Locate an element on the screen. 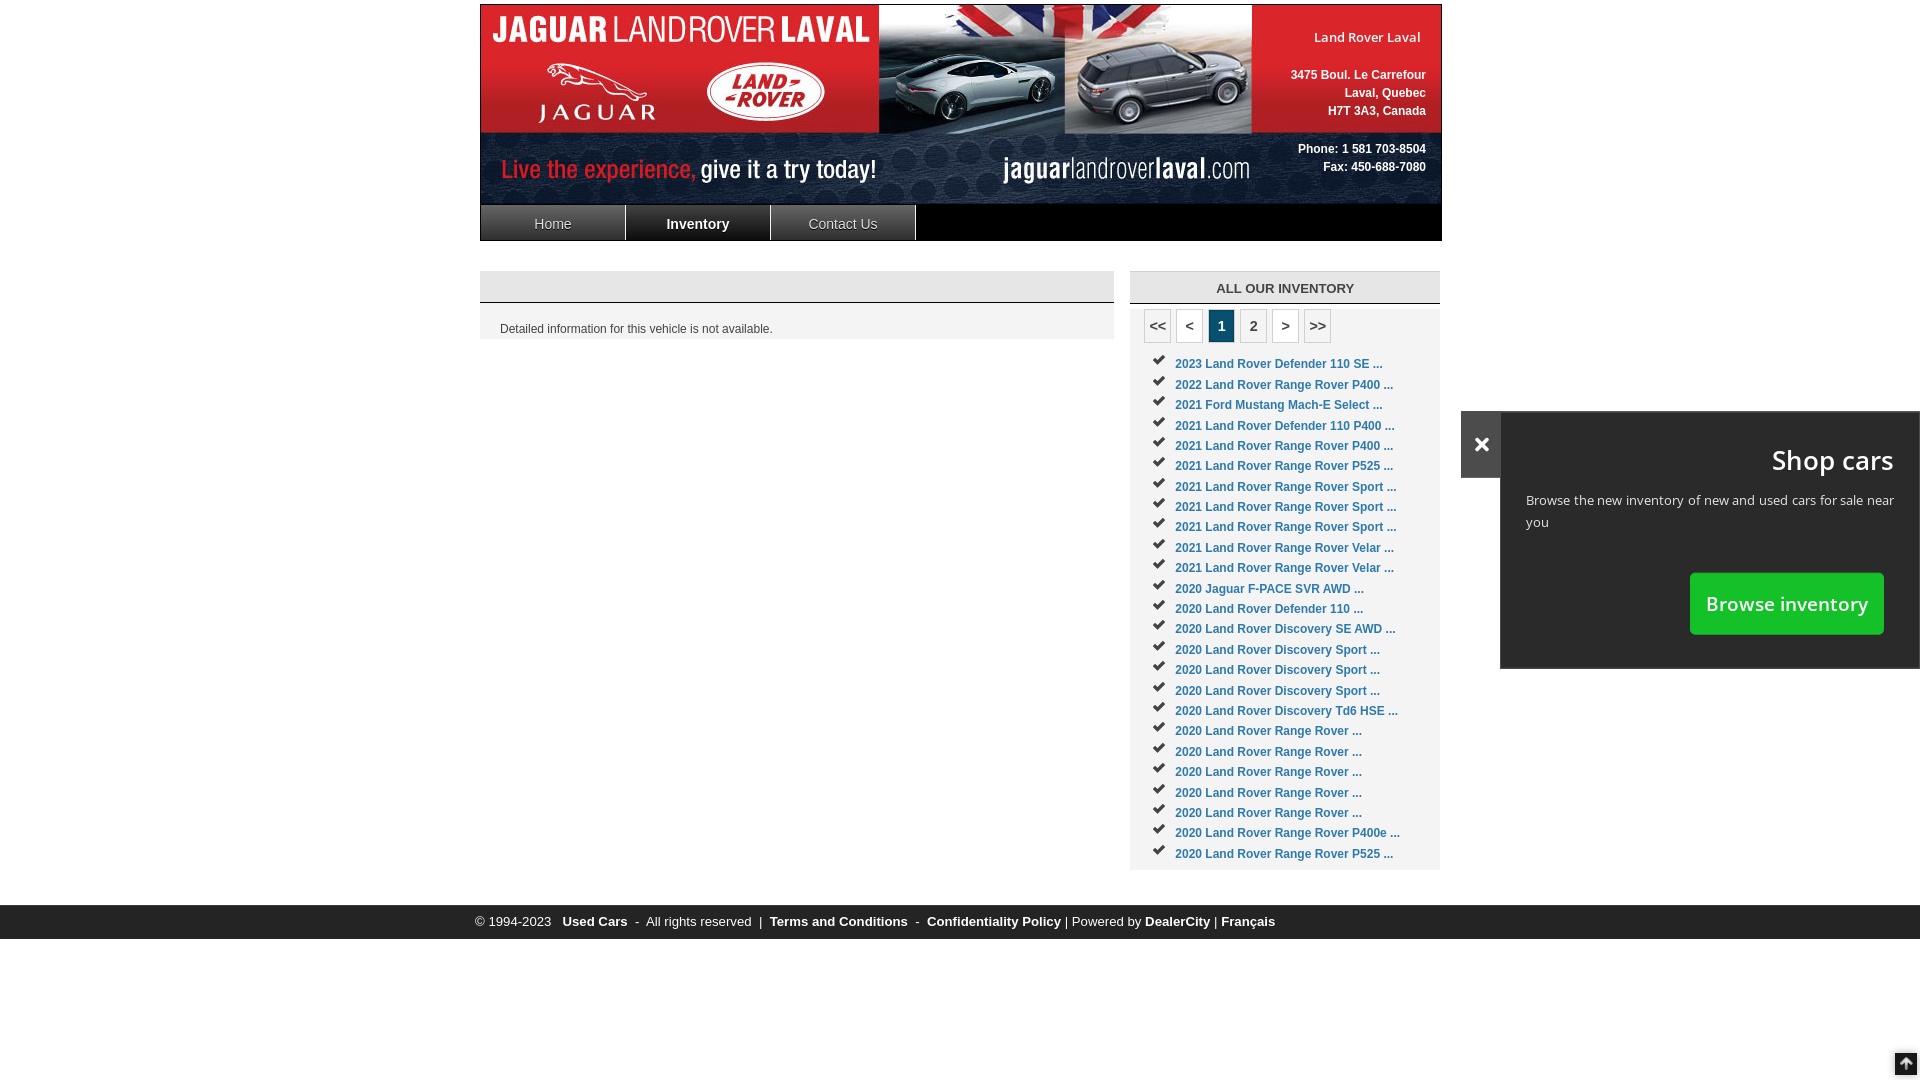 This screenshot has height=1080, width=1920. 'DealerCity' is located at coordinates (1177, 921).